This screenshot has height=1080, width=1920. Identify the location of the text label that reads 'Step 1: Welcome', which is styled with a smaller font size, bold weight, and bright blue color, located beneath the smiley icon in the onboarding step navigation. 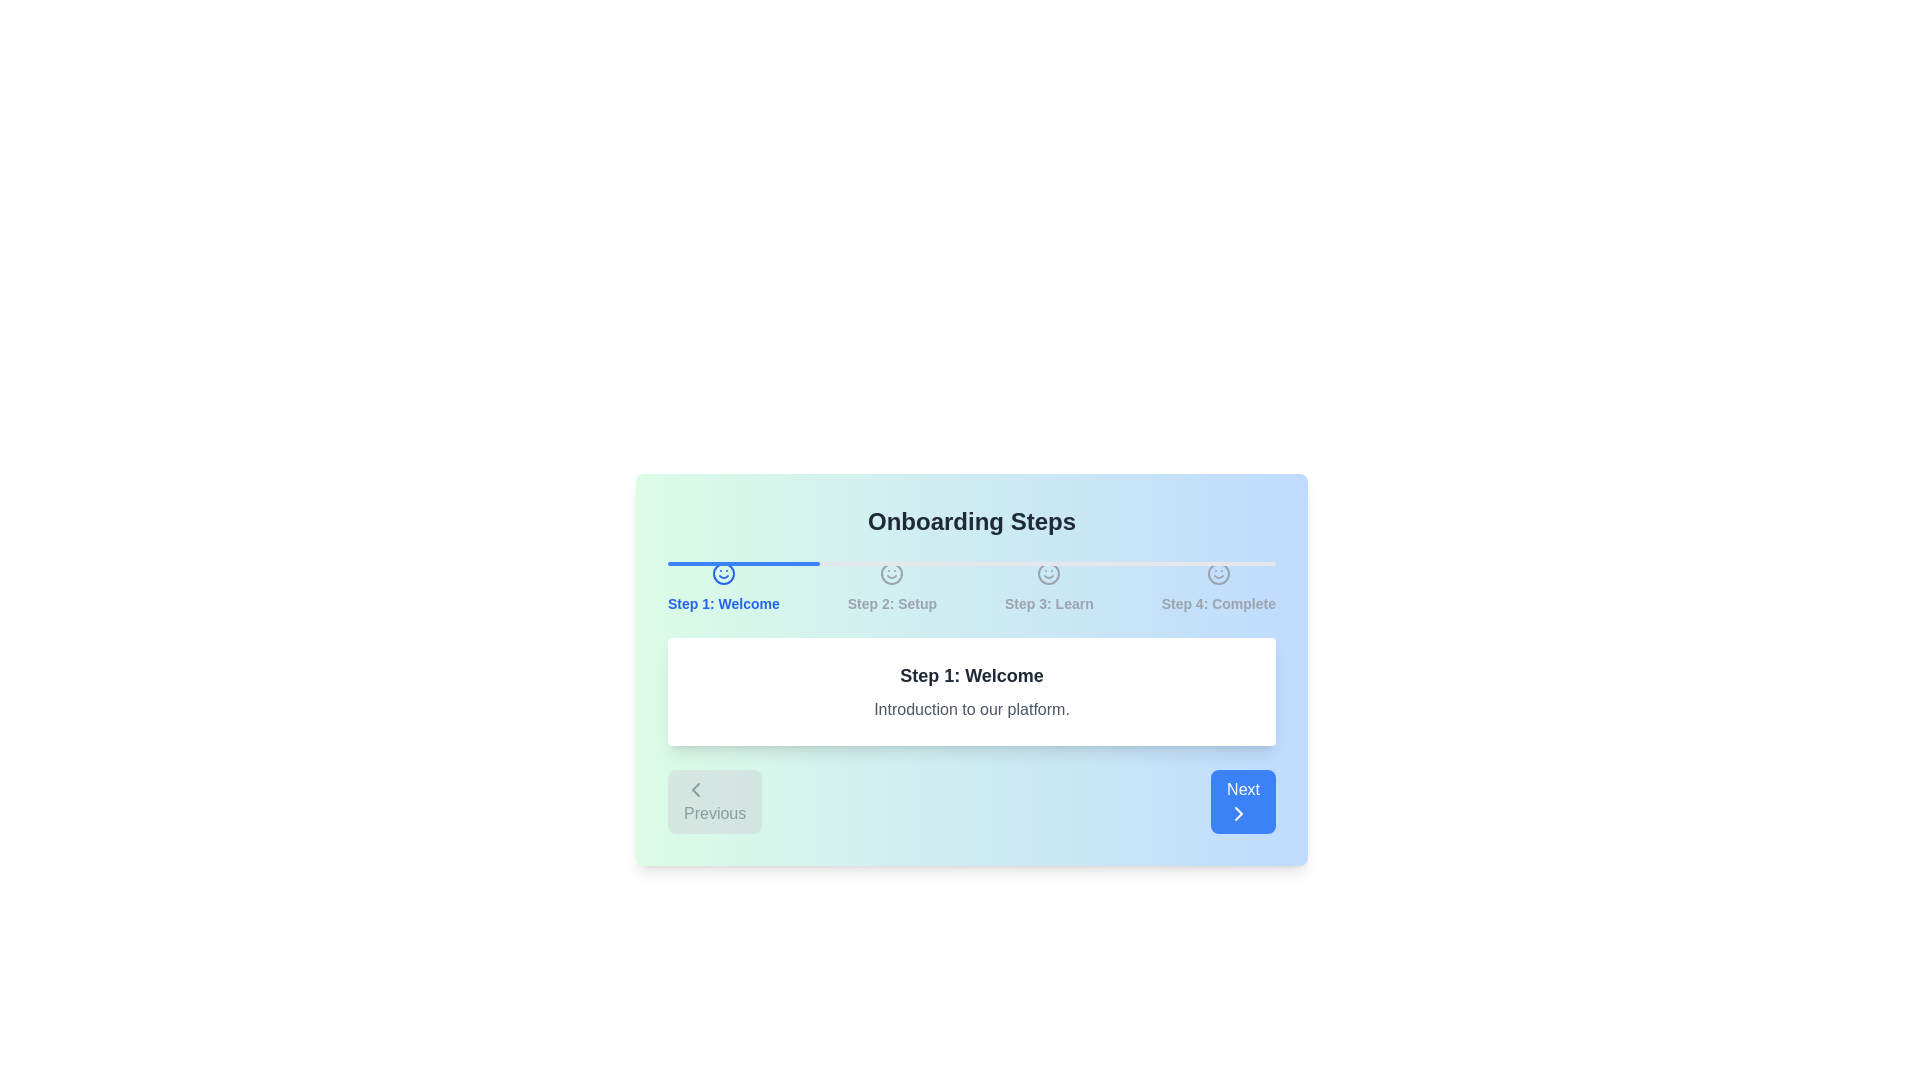
(722, 603).